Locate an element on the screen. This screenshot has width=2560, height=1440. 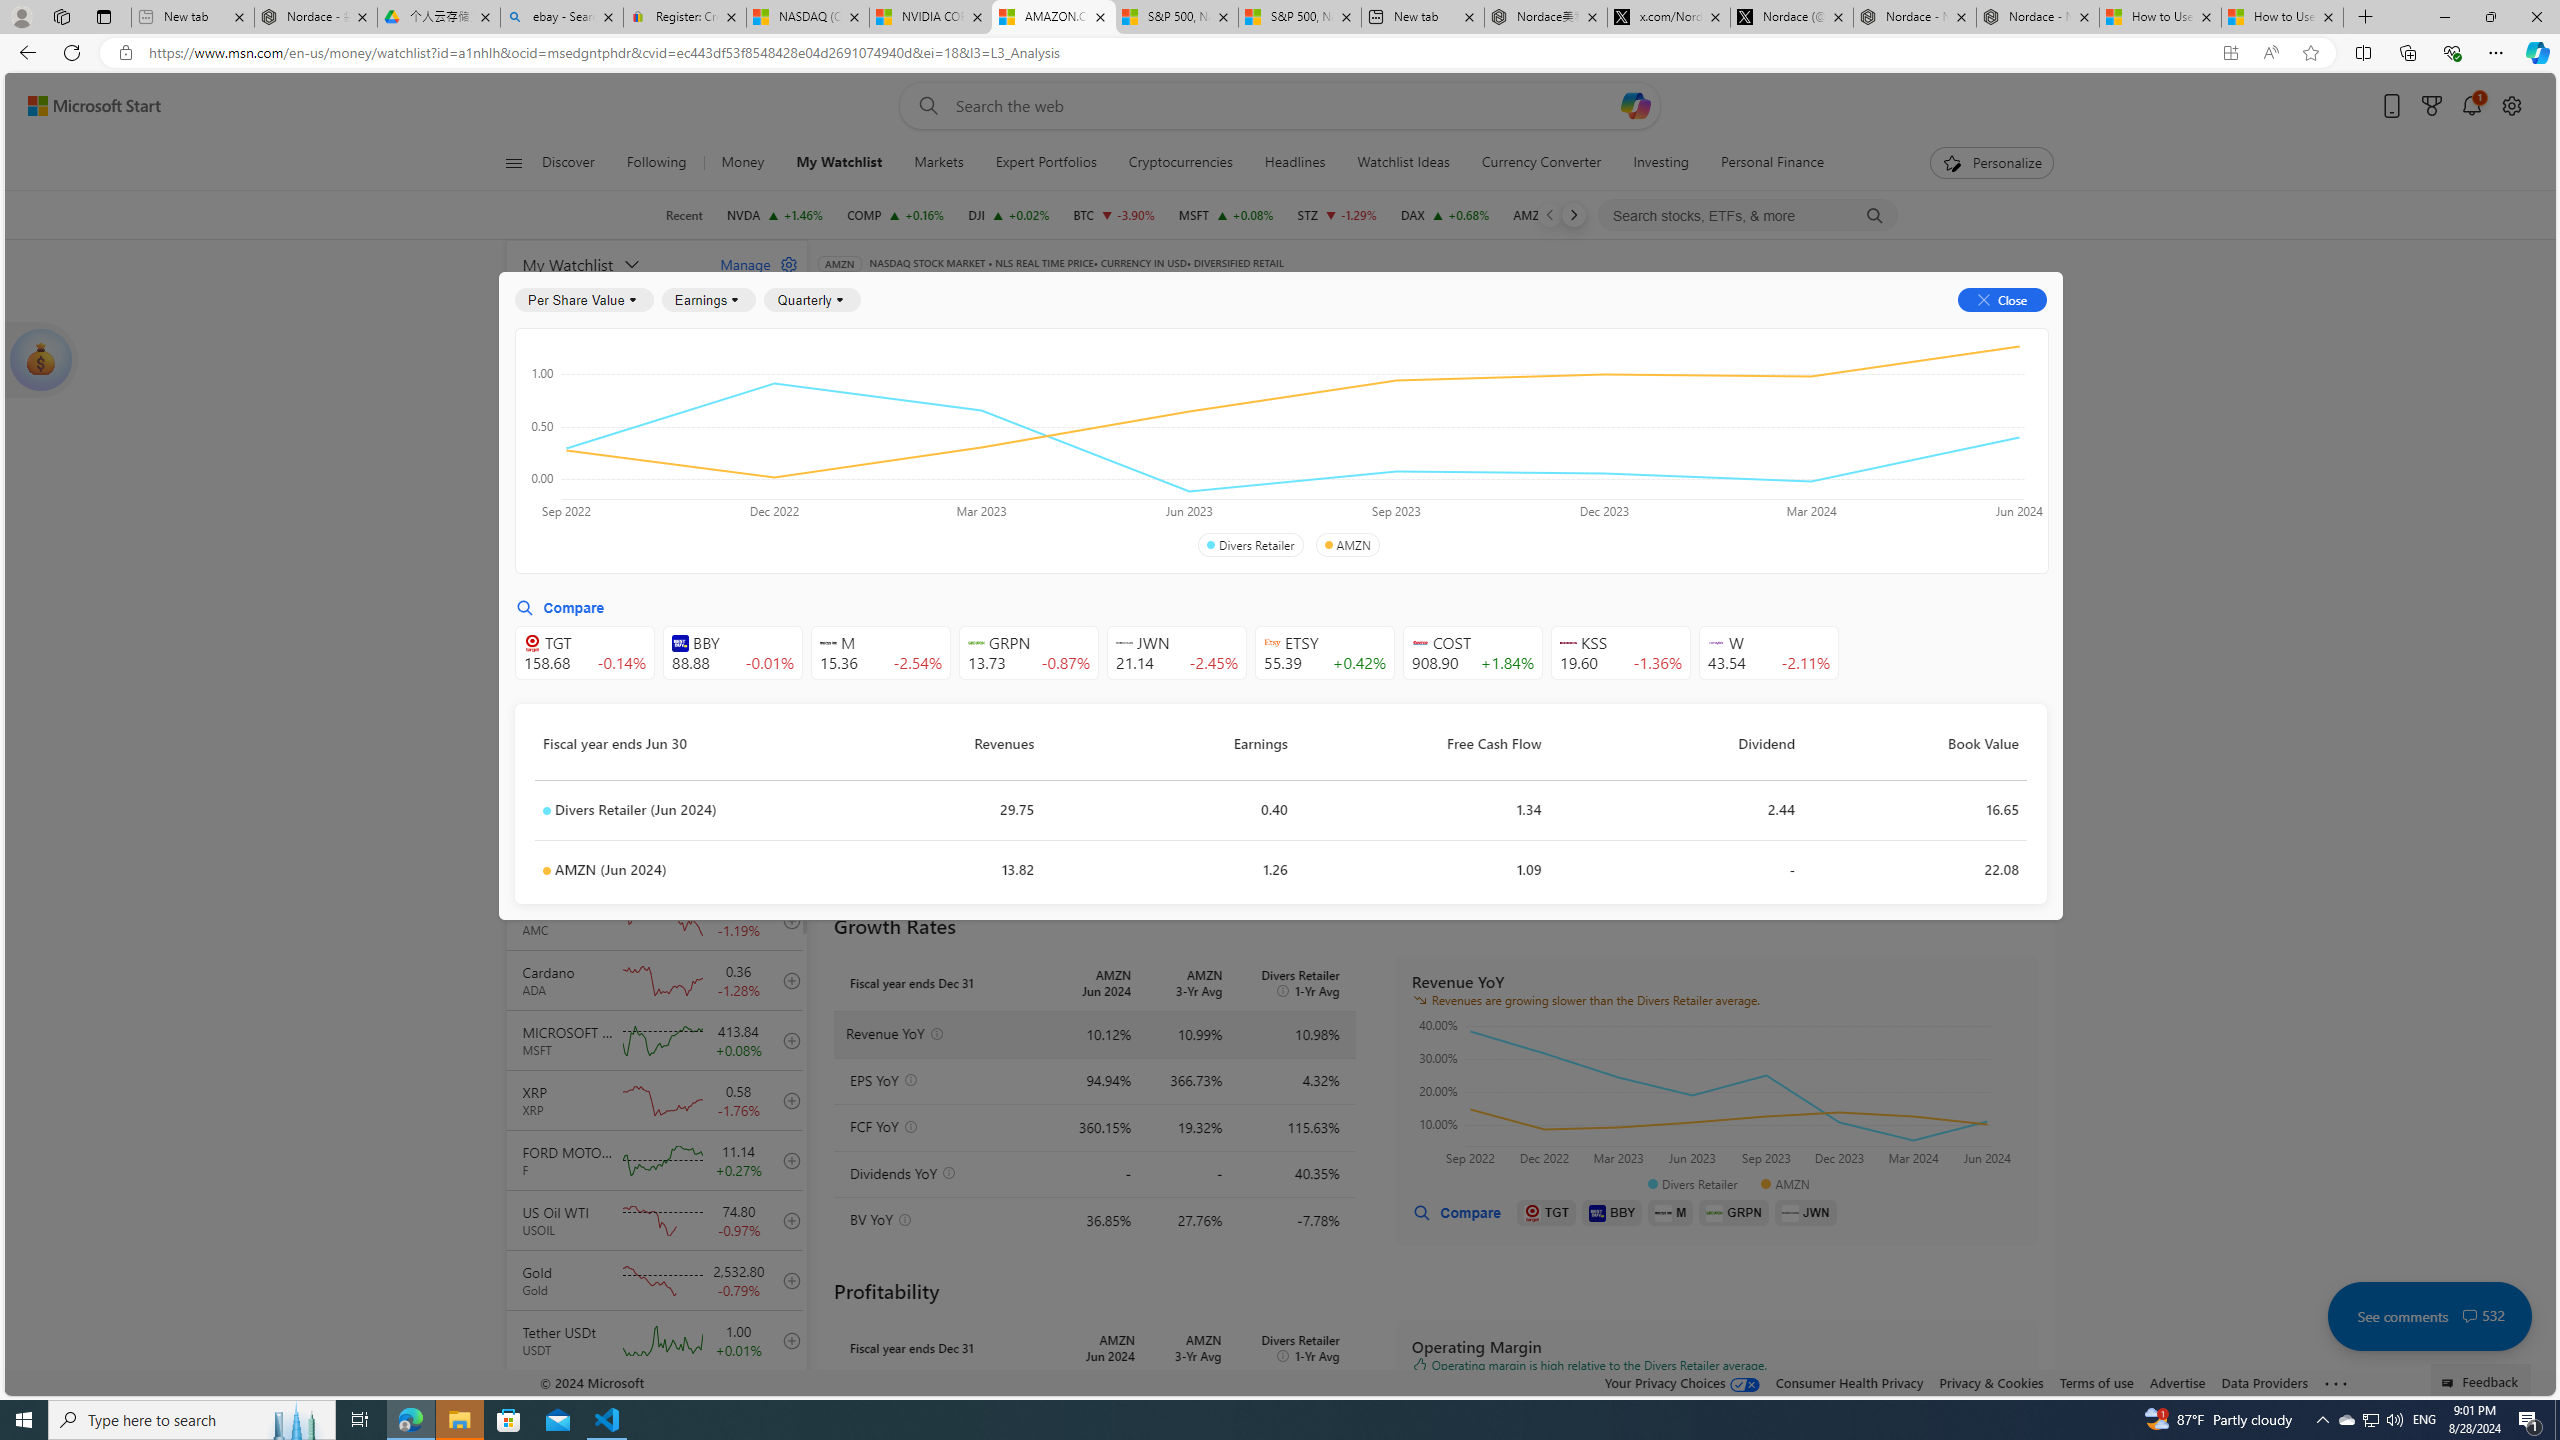
'Class: cwt-icon-vector' is located at coordinates (2470, 1315).